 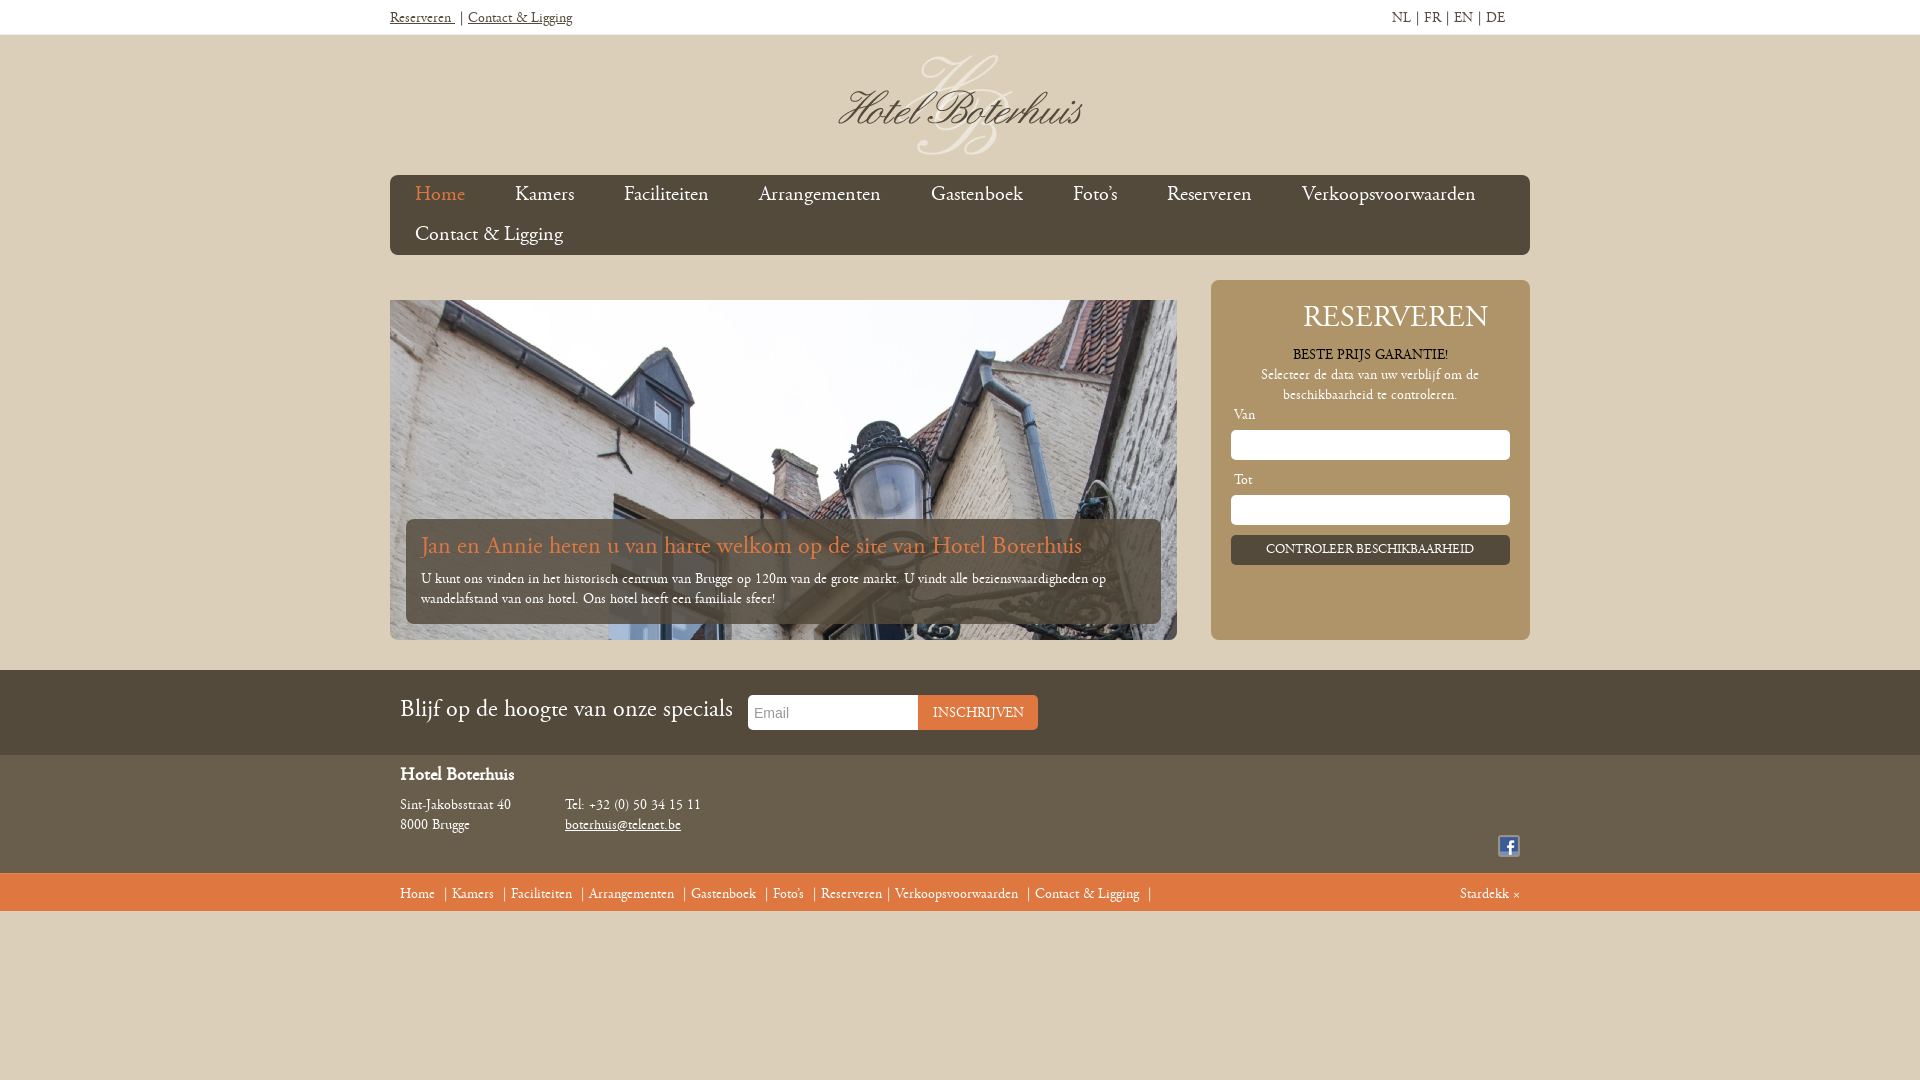 What do you see at coordinates (1400, 18) in the screenshot?
I see `'NL'` at bounding box center [1400, 18].